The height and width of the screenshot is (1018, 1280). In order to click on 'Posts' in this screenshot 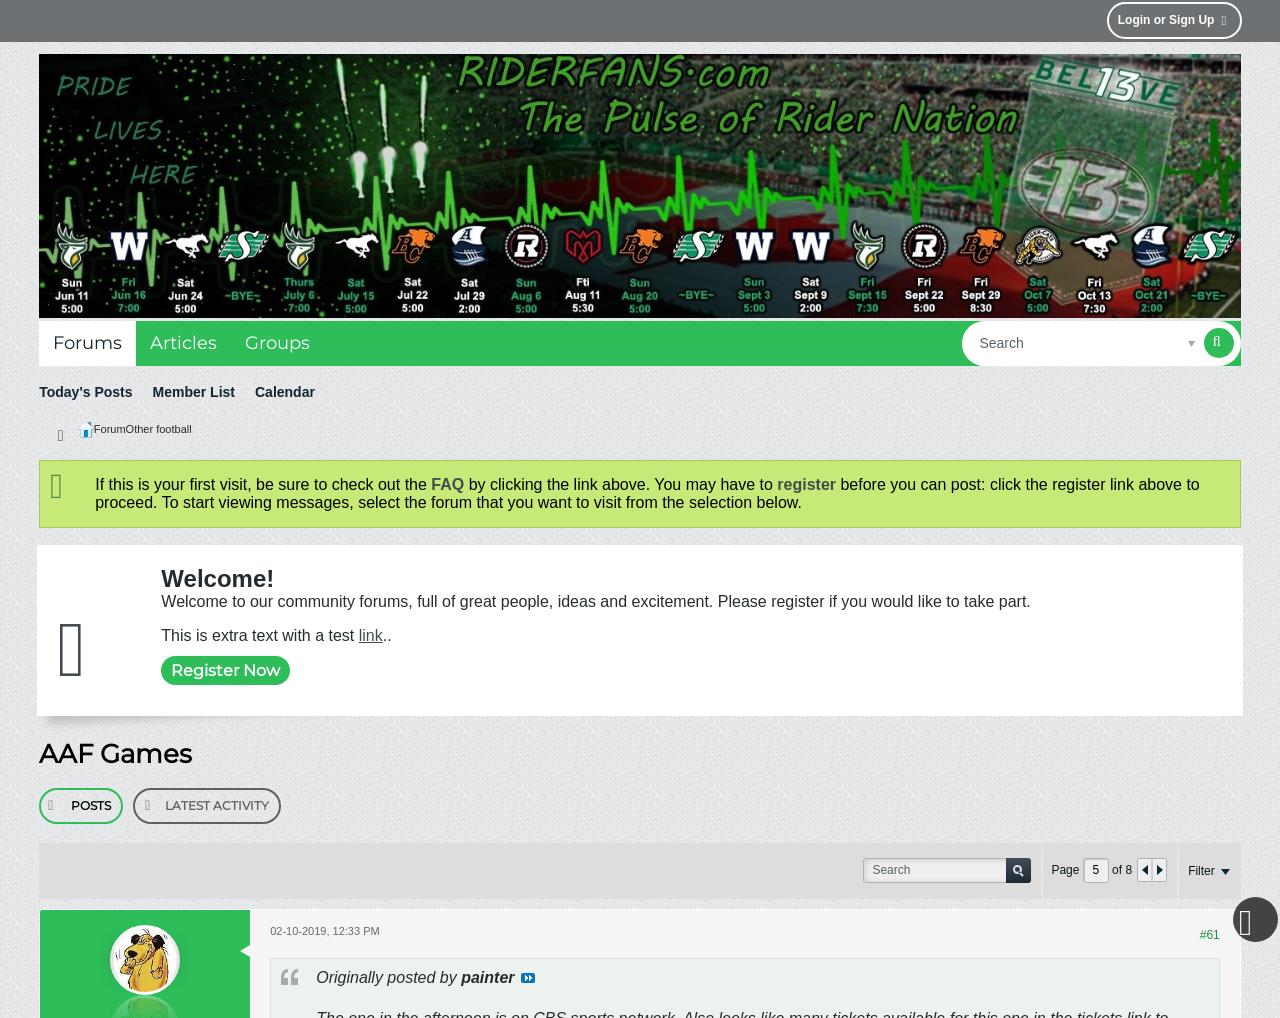, I will do `click(71, 804)`.